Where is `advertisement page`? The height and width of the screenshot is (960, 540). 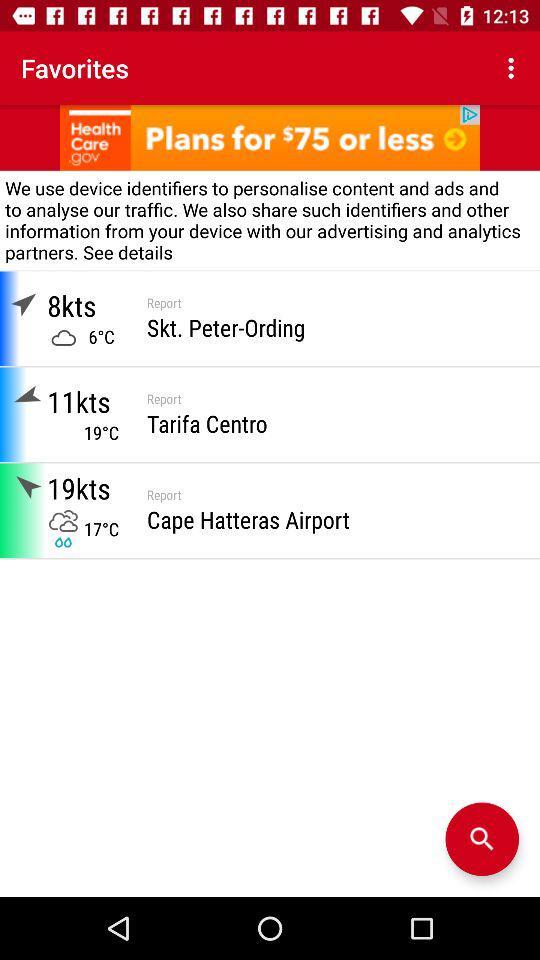
advertisement page is located at coordinates (270, 136).